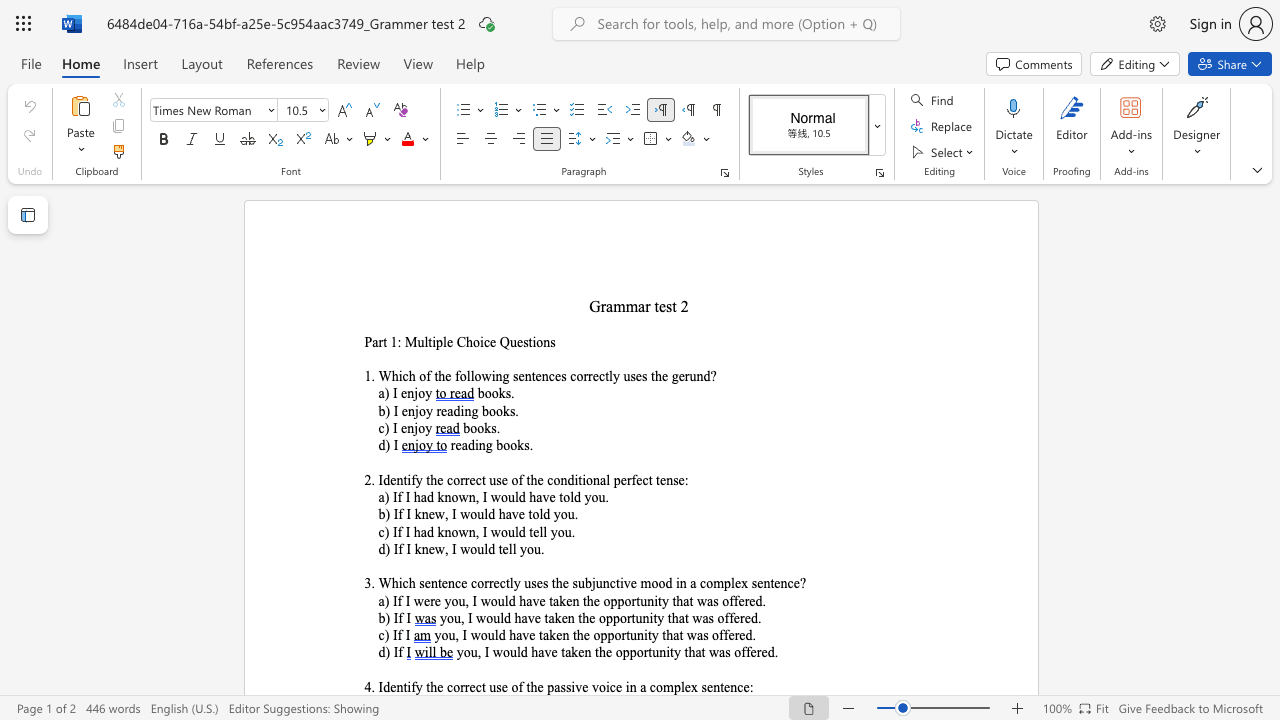 The width and height of the screenshot is (1280, 720). I want to click on the space between the continuous character "e" and ":" in the text, so click(748, 686).